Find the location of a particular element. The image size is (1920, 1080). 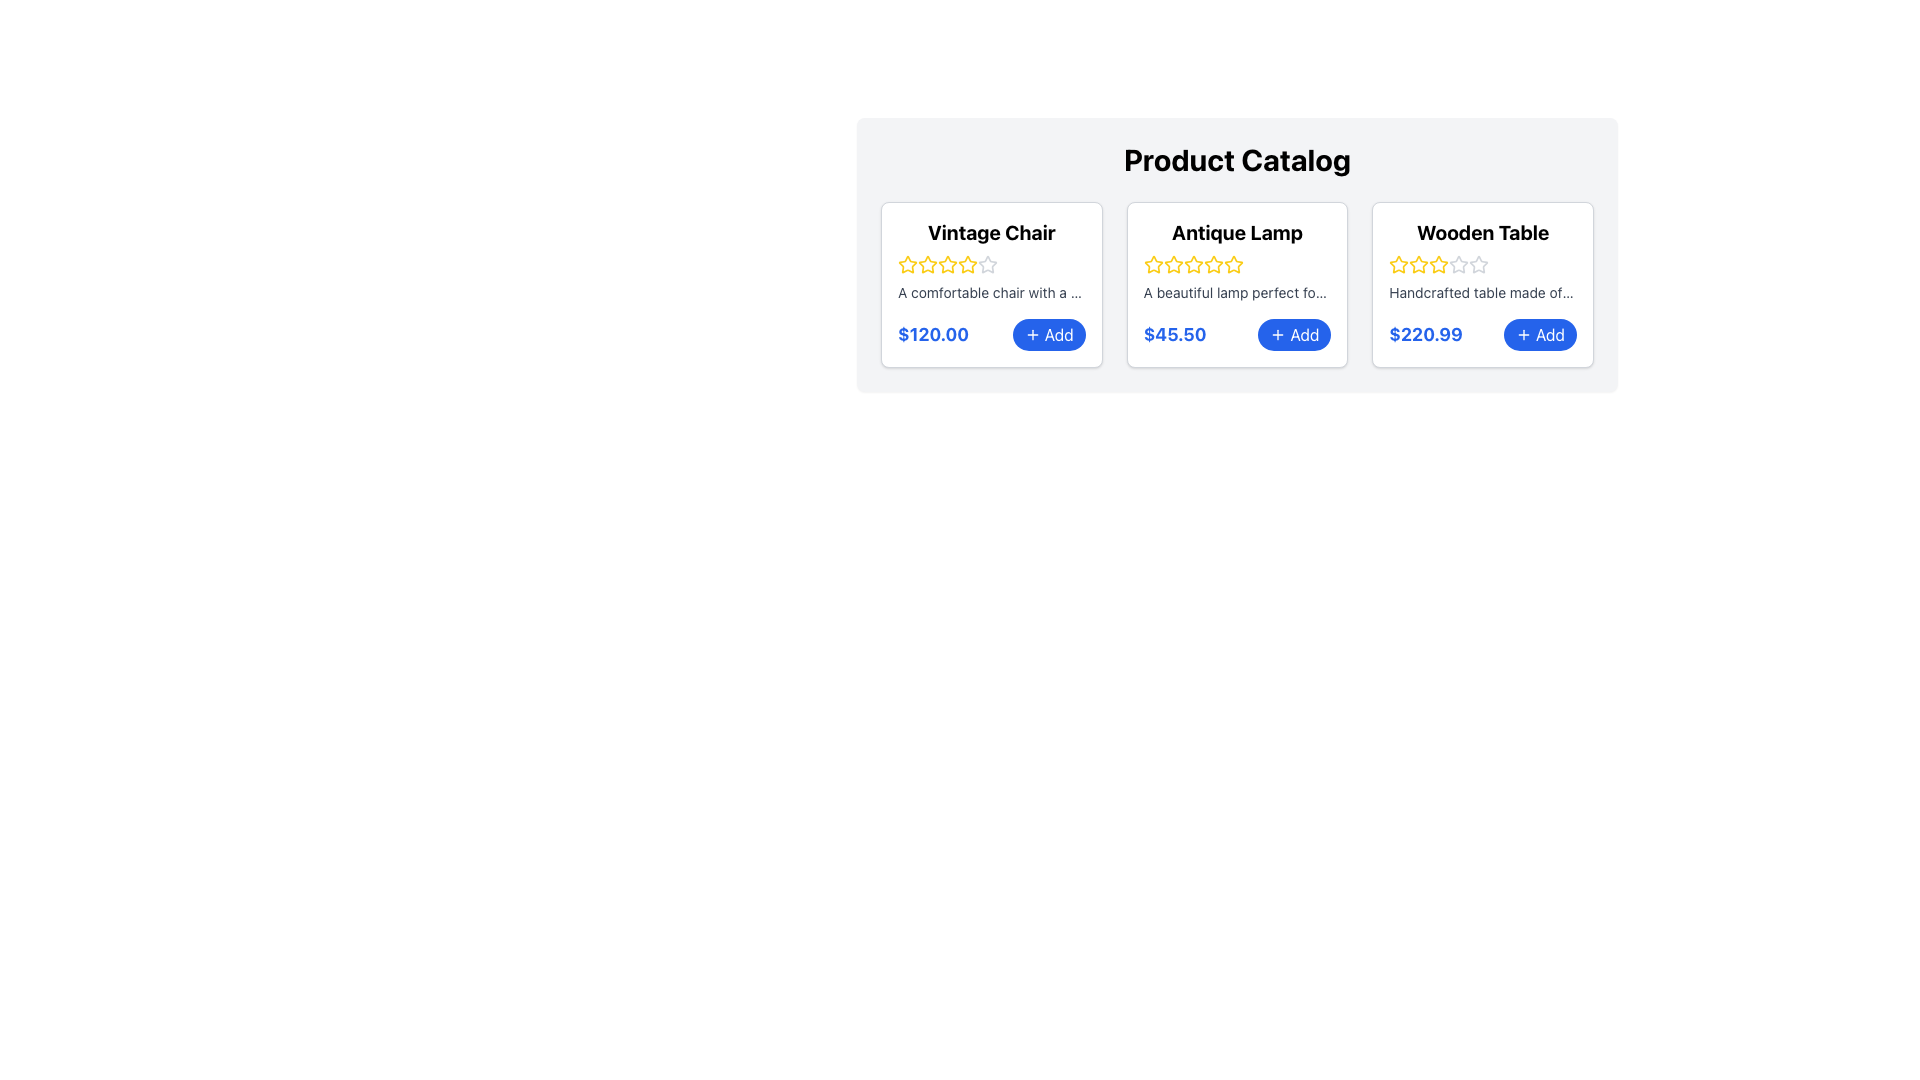

the Text Label that serves as a header for the product card, positioned at the top of the card and centered horizontally is located at coordinates (991, 231).